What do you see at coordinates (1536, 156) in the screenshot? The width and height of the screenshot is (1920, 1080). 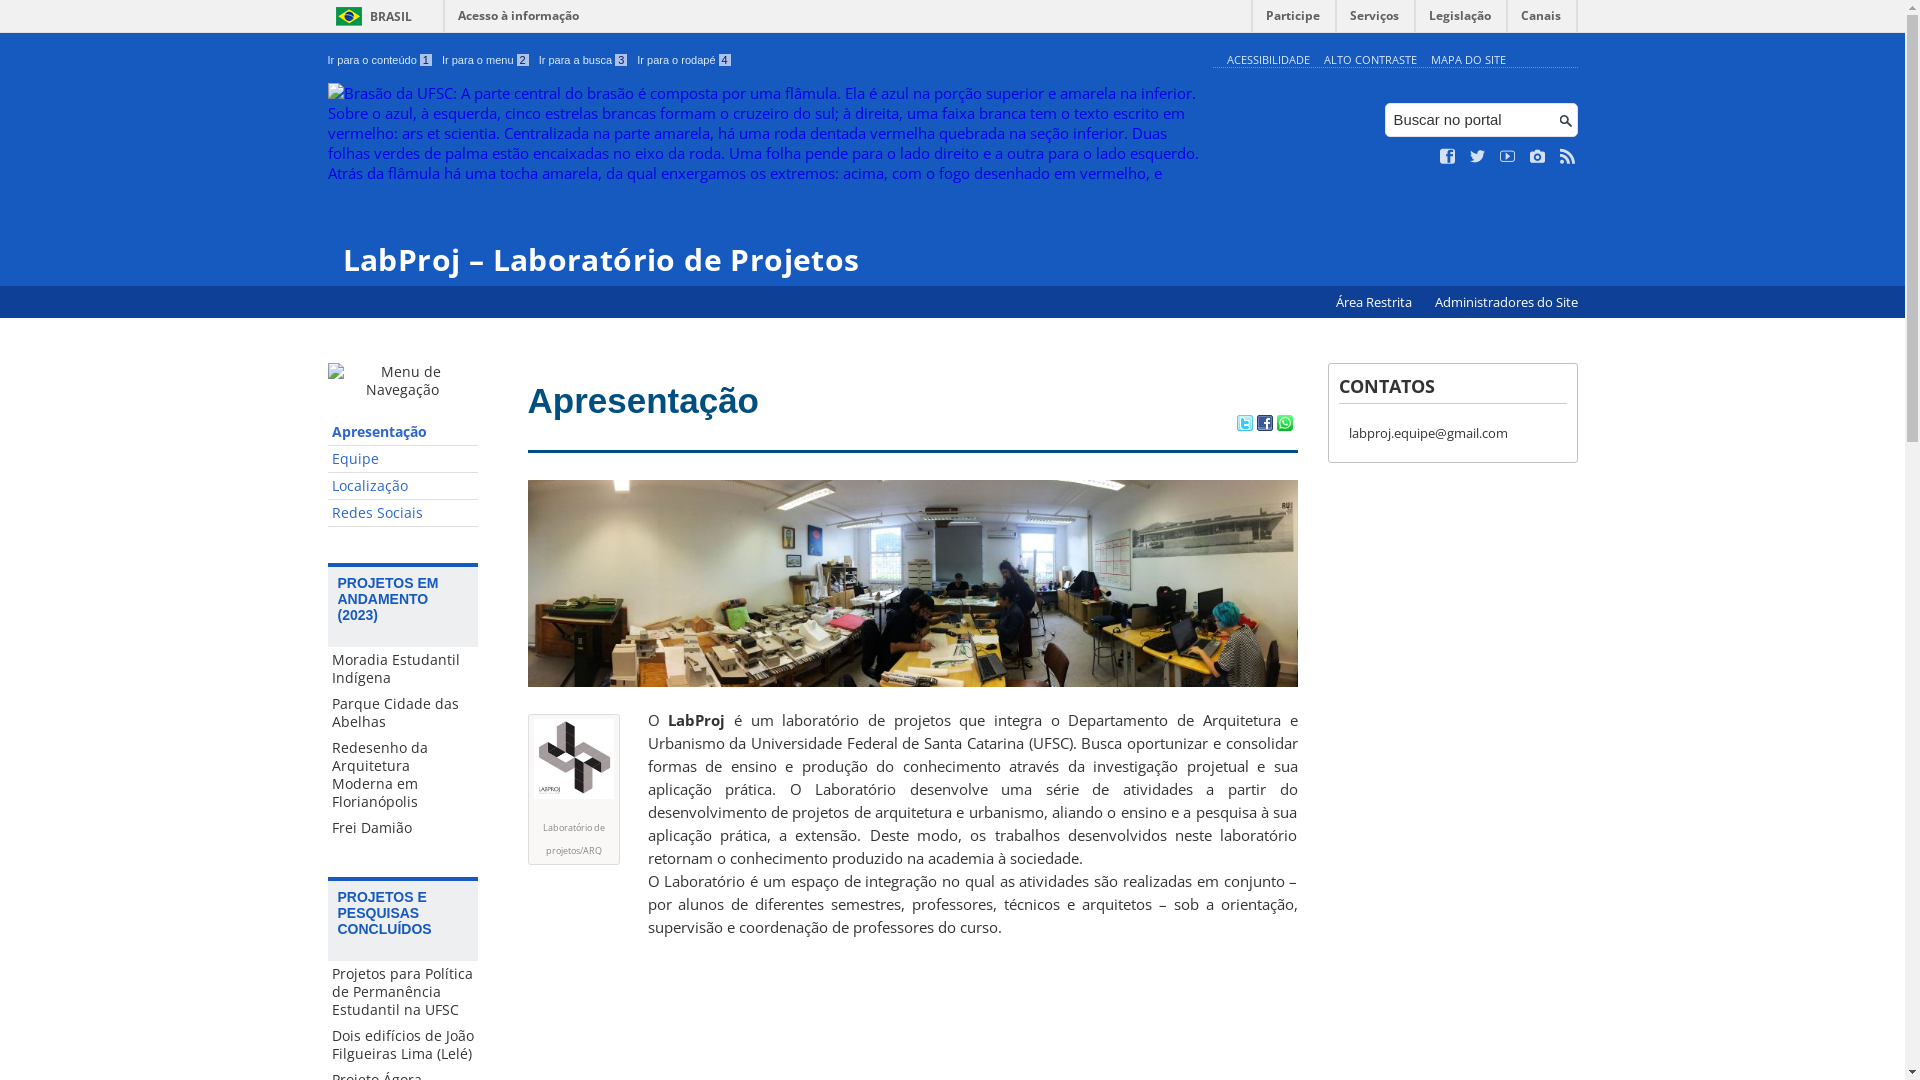 I see `'Veja no Instagram'` at bounding box center [1536, 156].